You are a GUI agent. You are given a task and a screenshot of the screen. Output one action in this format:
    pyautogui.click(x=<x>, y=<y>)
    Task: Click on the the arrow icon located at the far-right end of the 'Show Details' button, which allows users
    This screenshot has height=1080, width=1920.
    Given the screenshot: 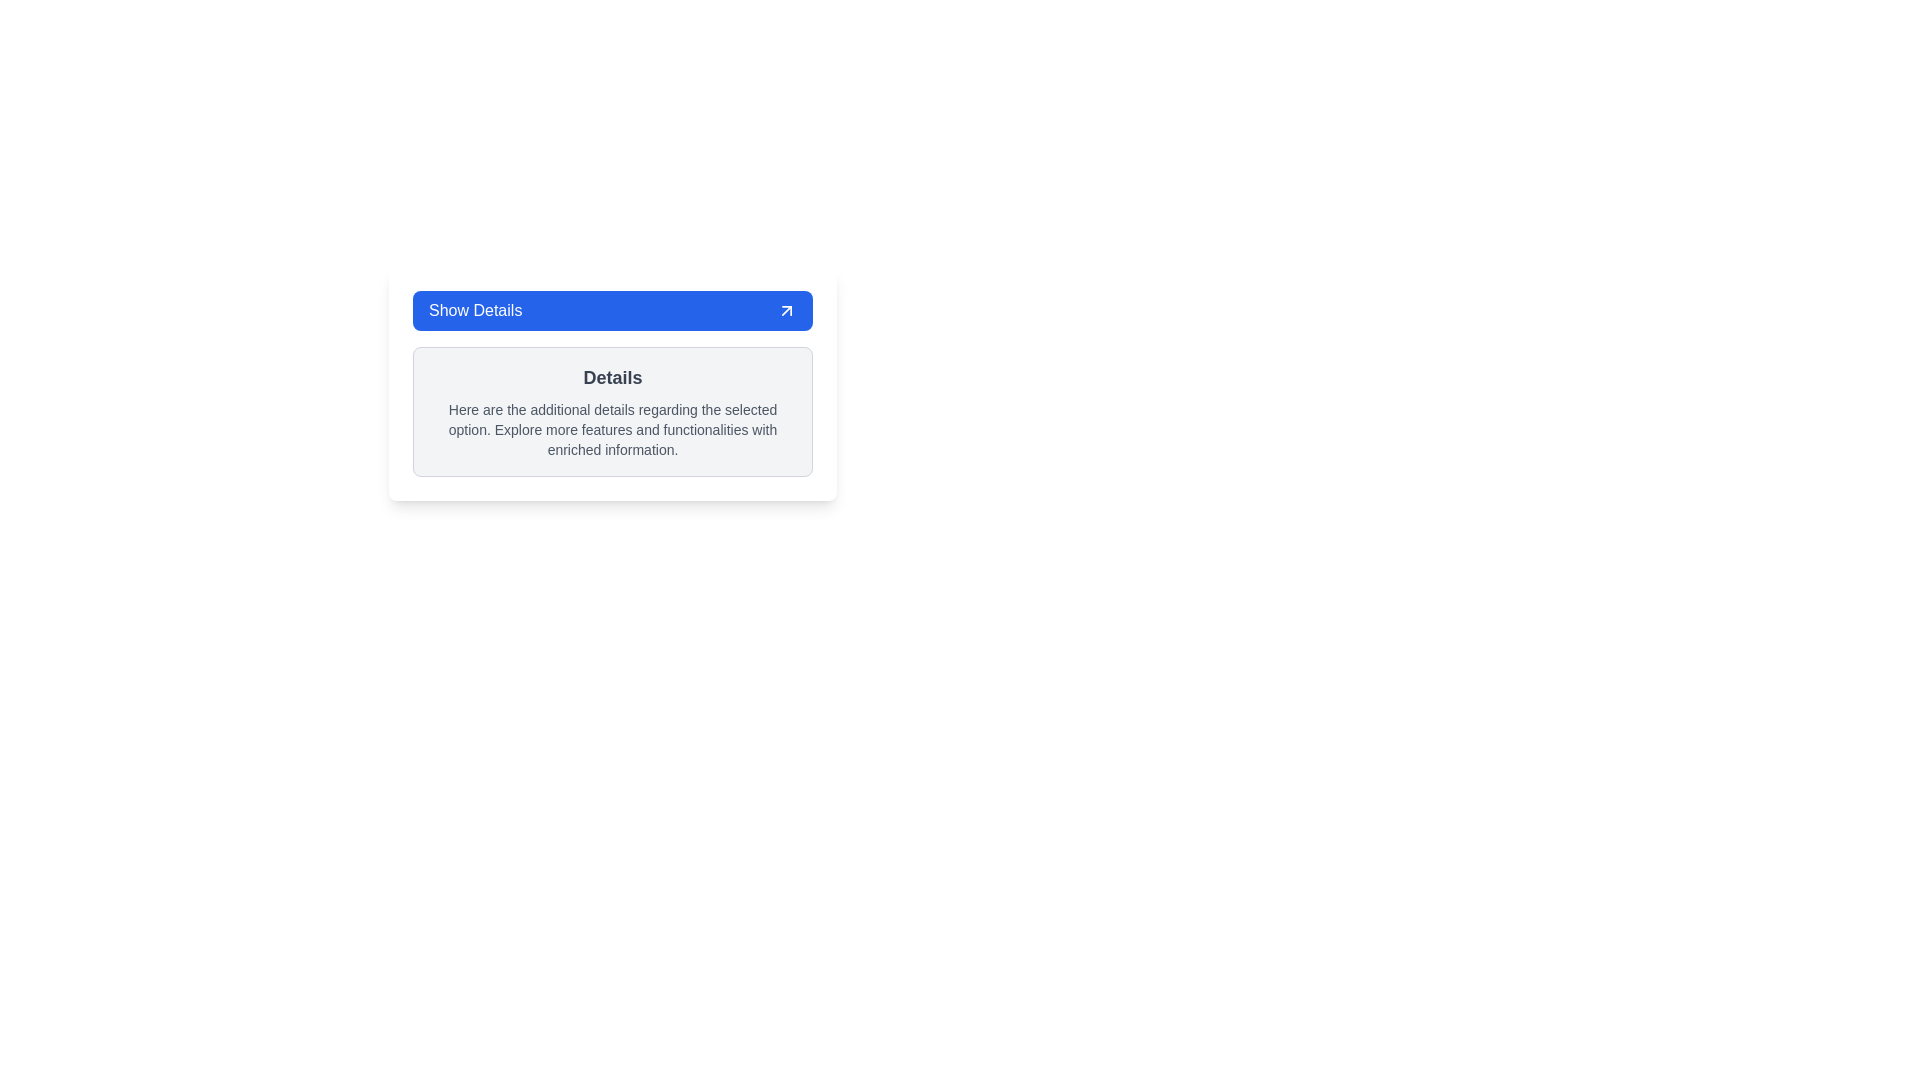 What is the action you would take?
    pyautogui.click(x=786, y=311)
    